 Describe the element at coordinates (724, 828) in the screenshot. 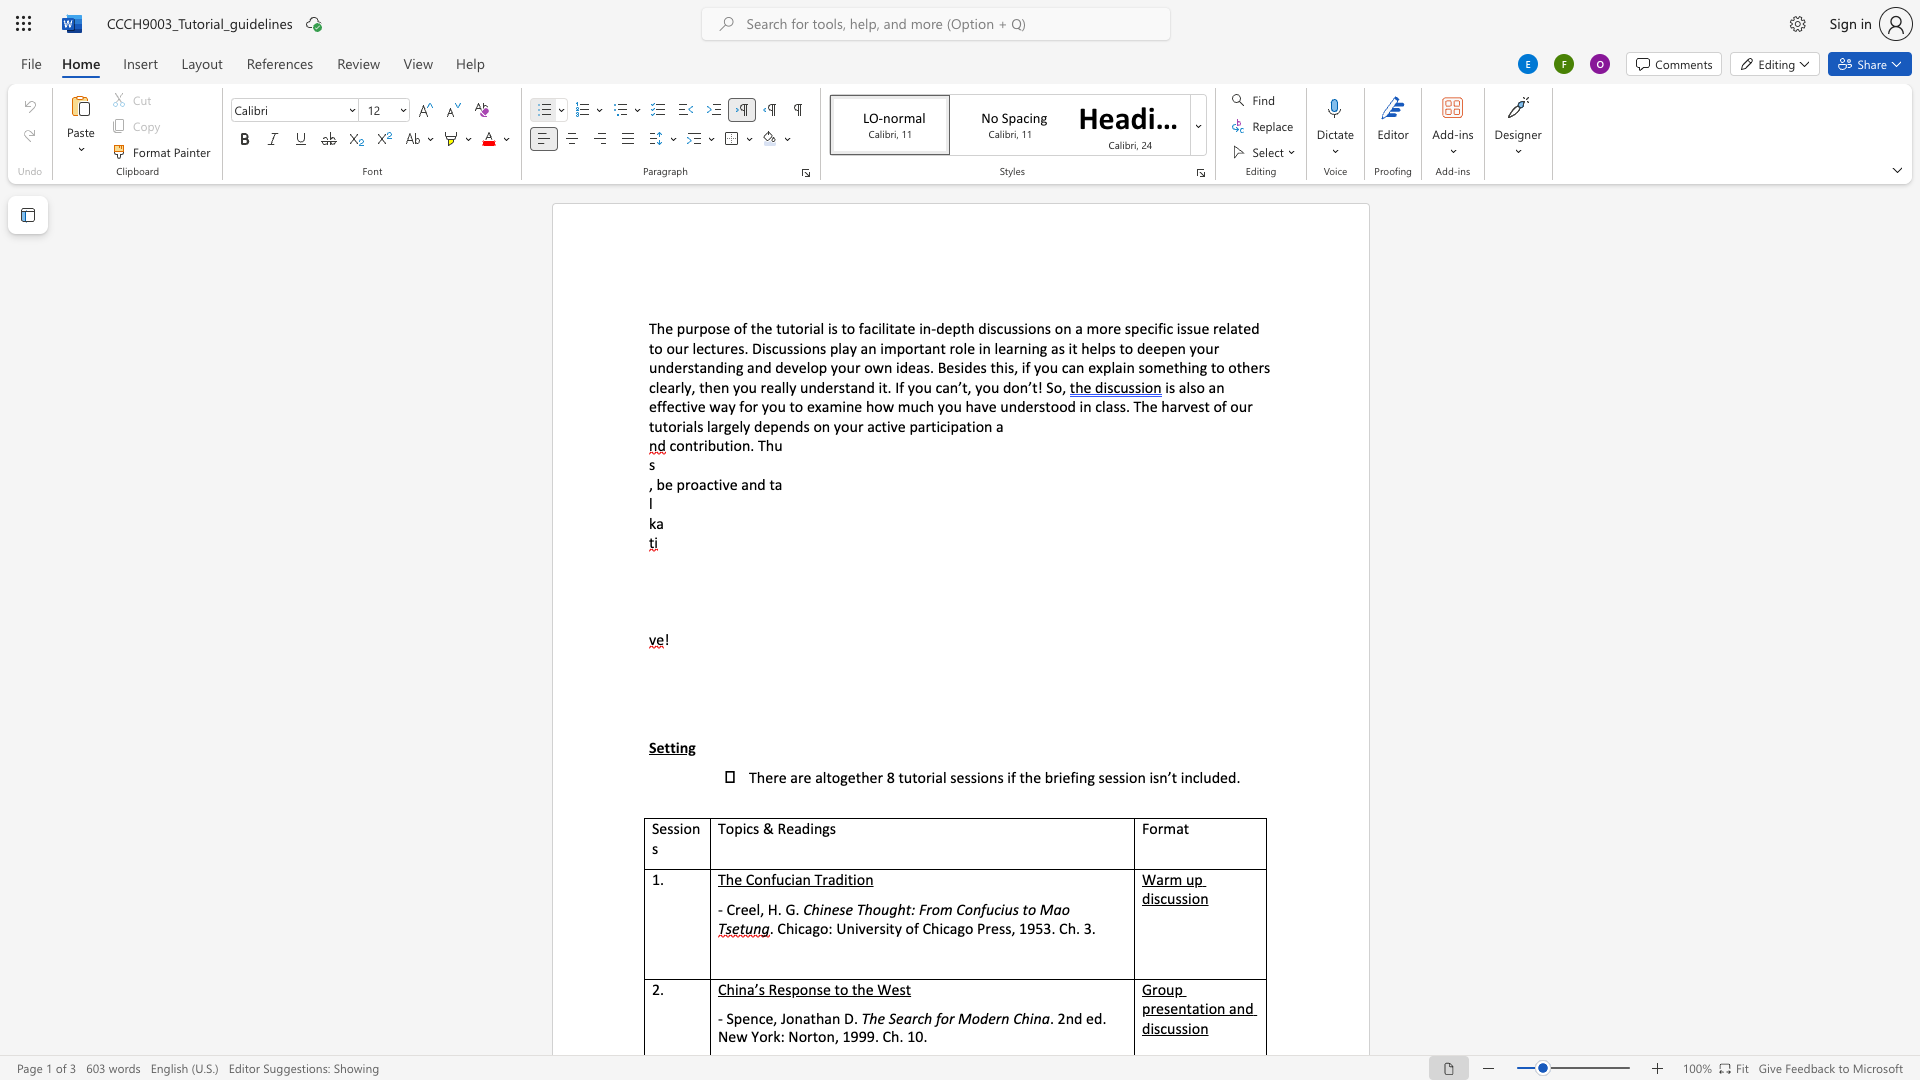

I see `the space between the continuous character "T" and "o" in the text` at that location.